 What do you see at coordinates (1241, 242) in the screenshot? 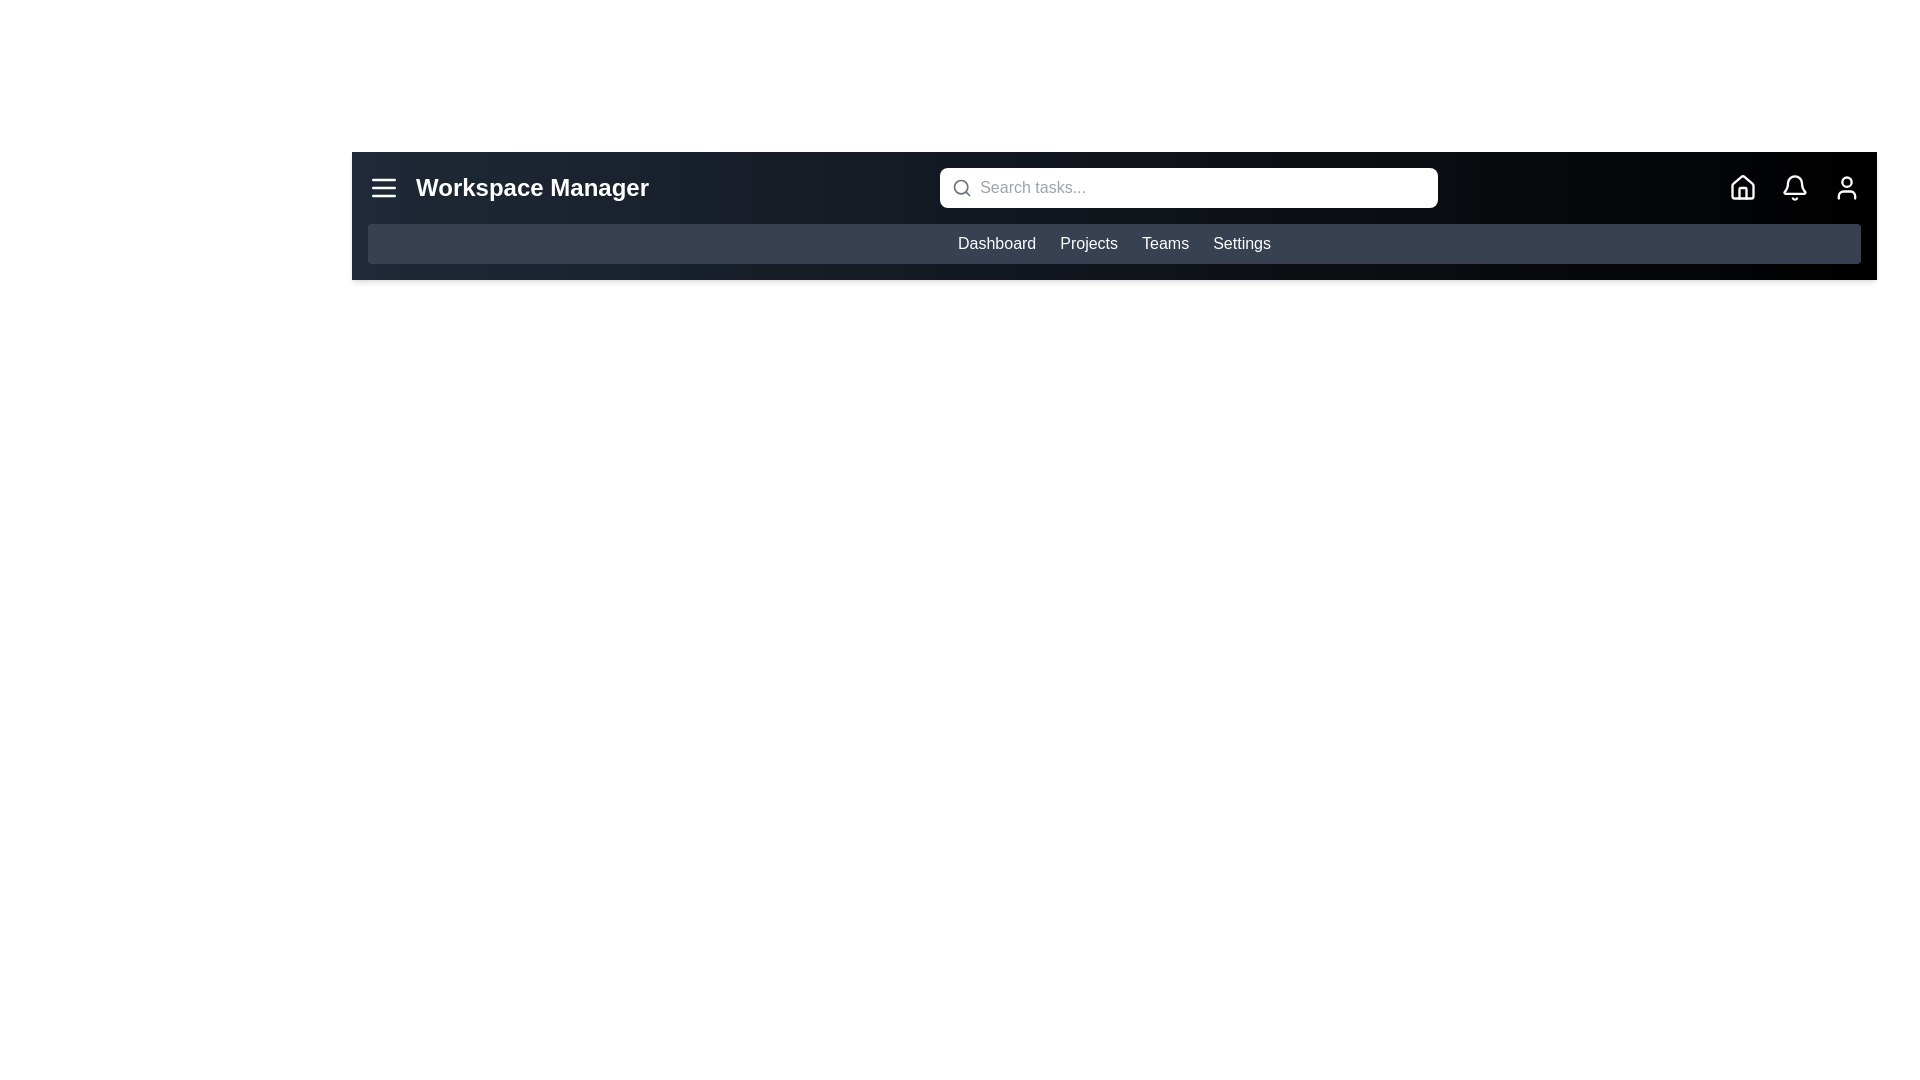
I see `the Settings link to navigate to the corresponding section` at bounding box center [1241, 242].